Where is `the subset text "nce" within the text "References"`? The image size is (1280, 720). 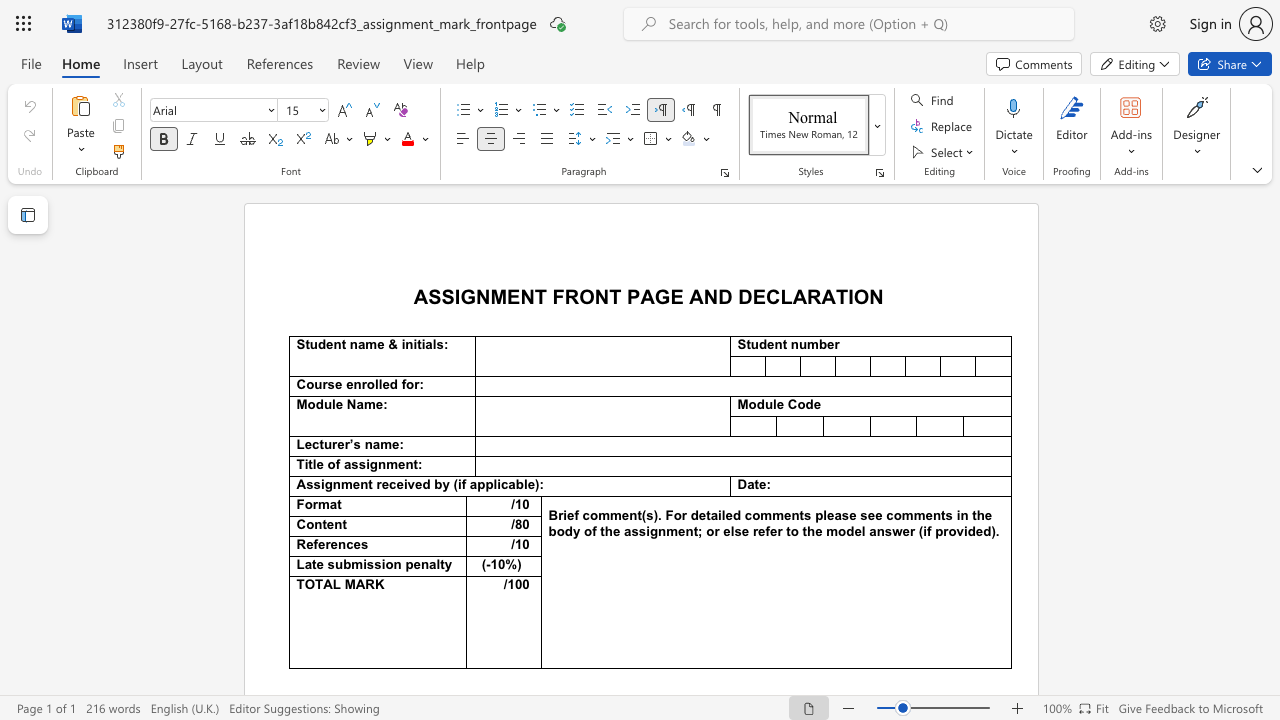 the subset text "nce" within the text "References" is located at coordinates (338, 544).